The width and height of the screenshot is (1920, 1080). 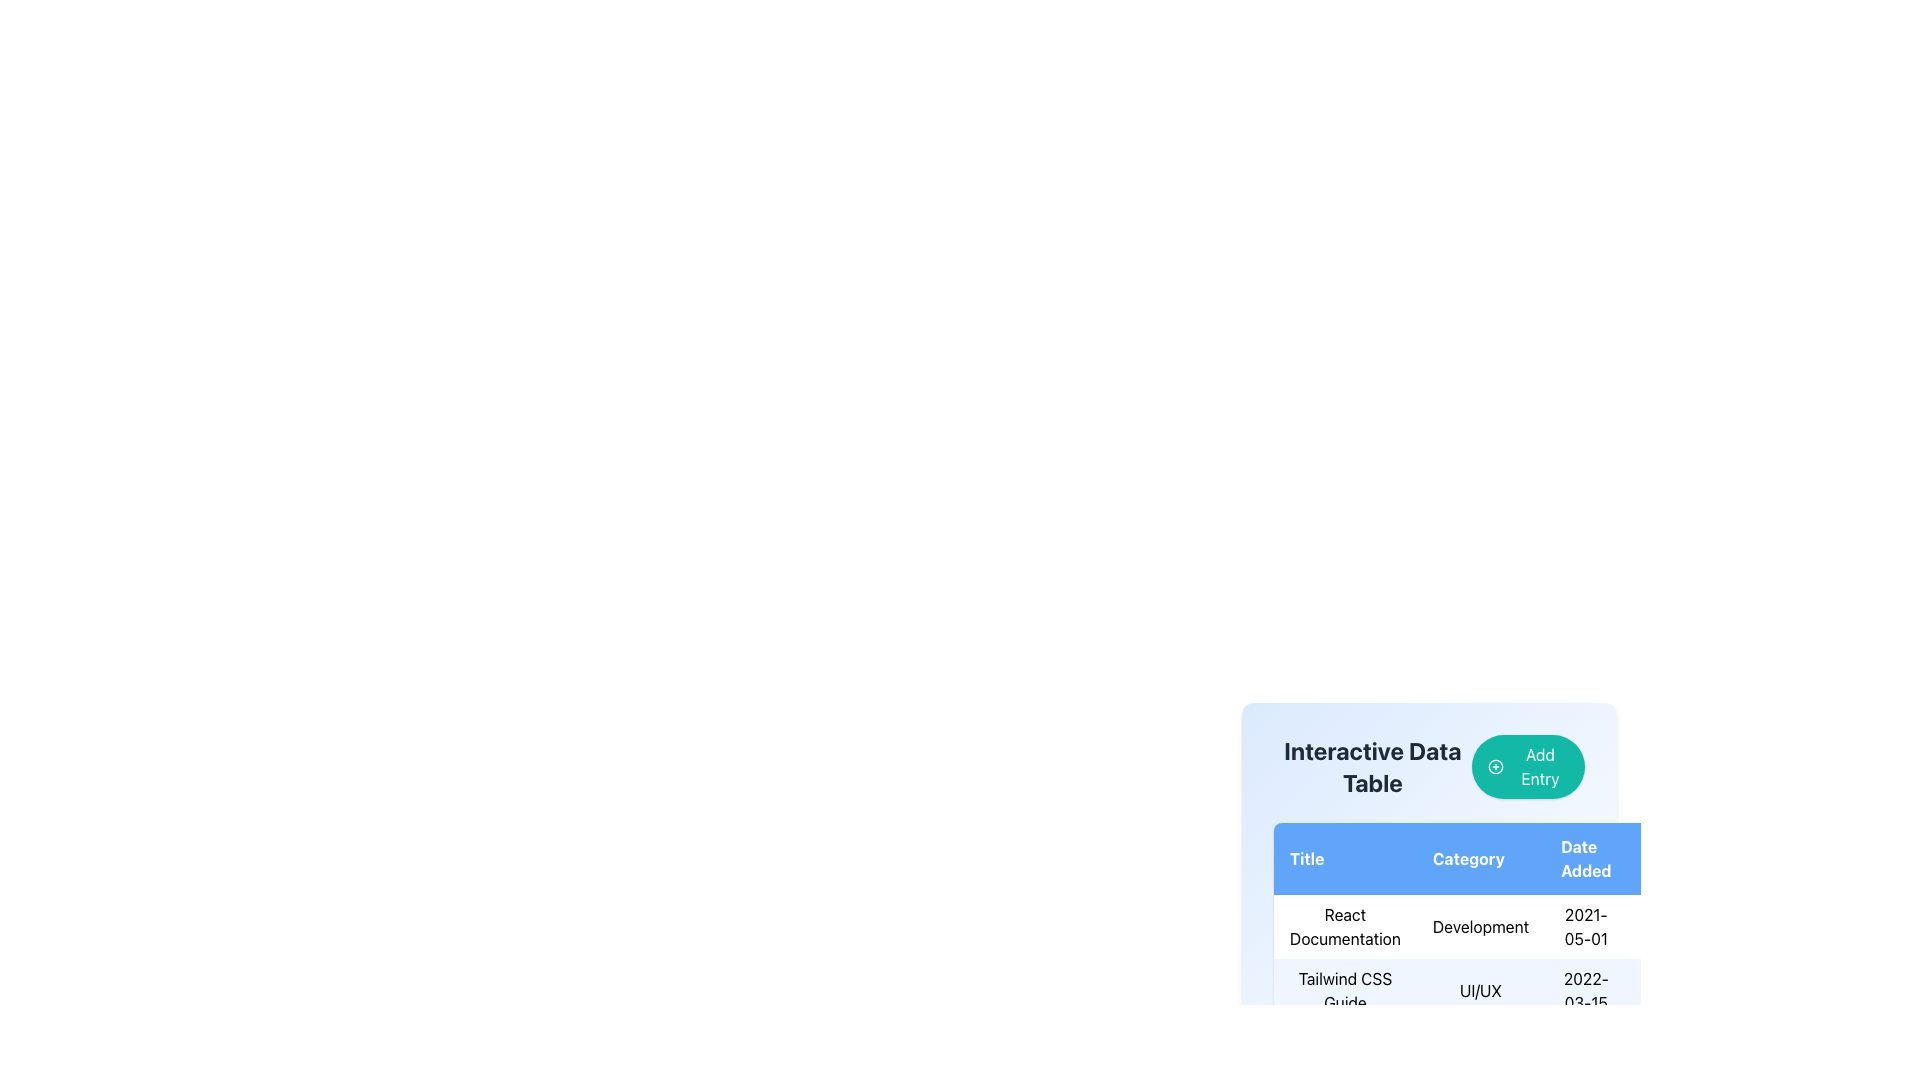 What do you see at coordinates (1345, 926) in the screenshot?
I see `the text element displaying 'React Documentation' located in the first row of a table under the 'Title' column` at bounding box center [1345, 926].